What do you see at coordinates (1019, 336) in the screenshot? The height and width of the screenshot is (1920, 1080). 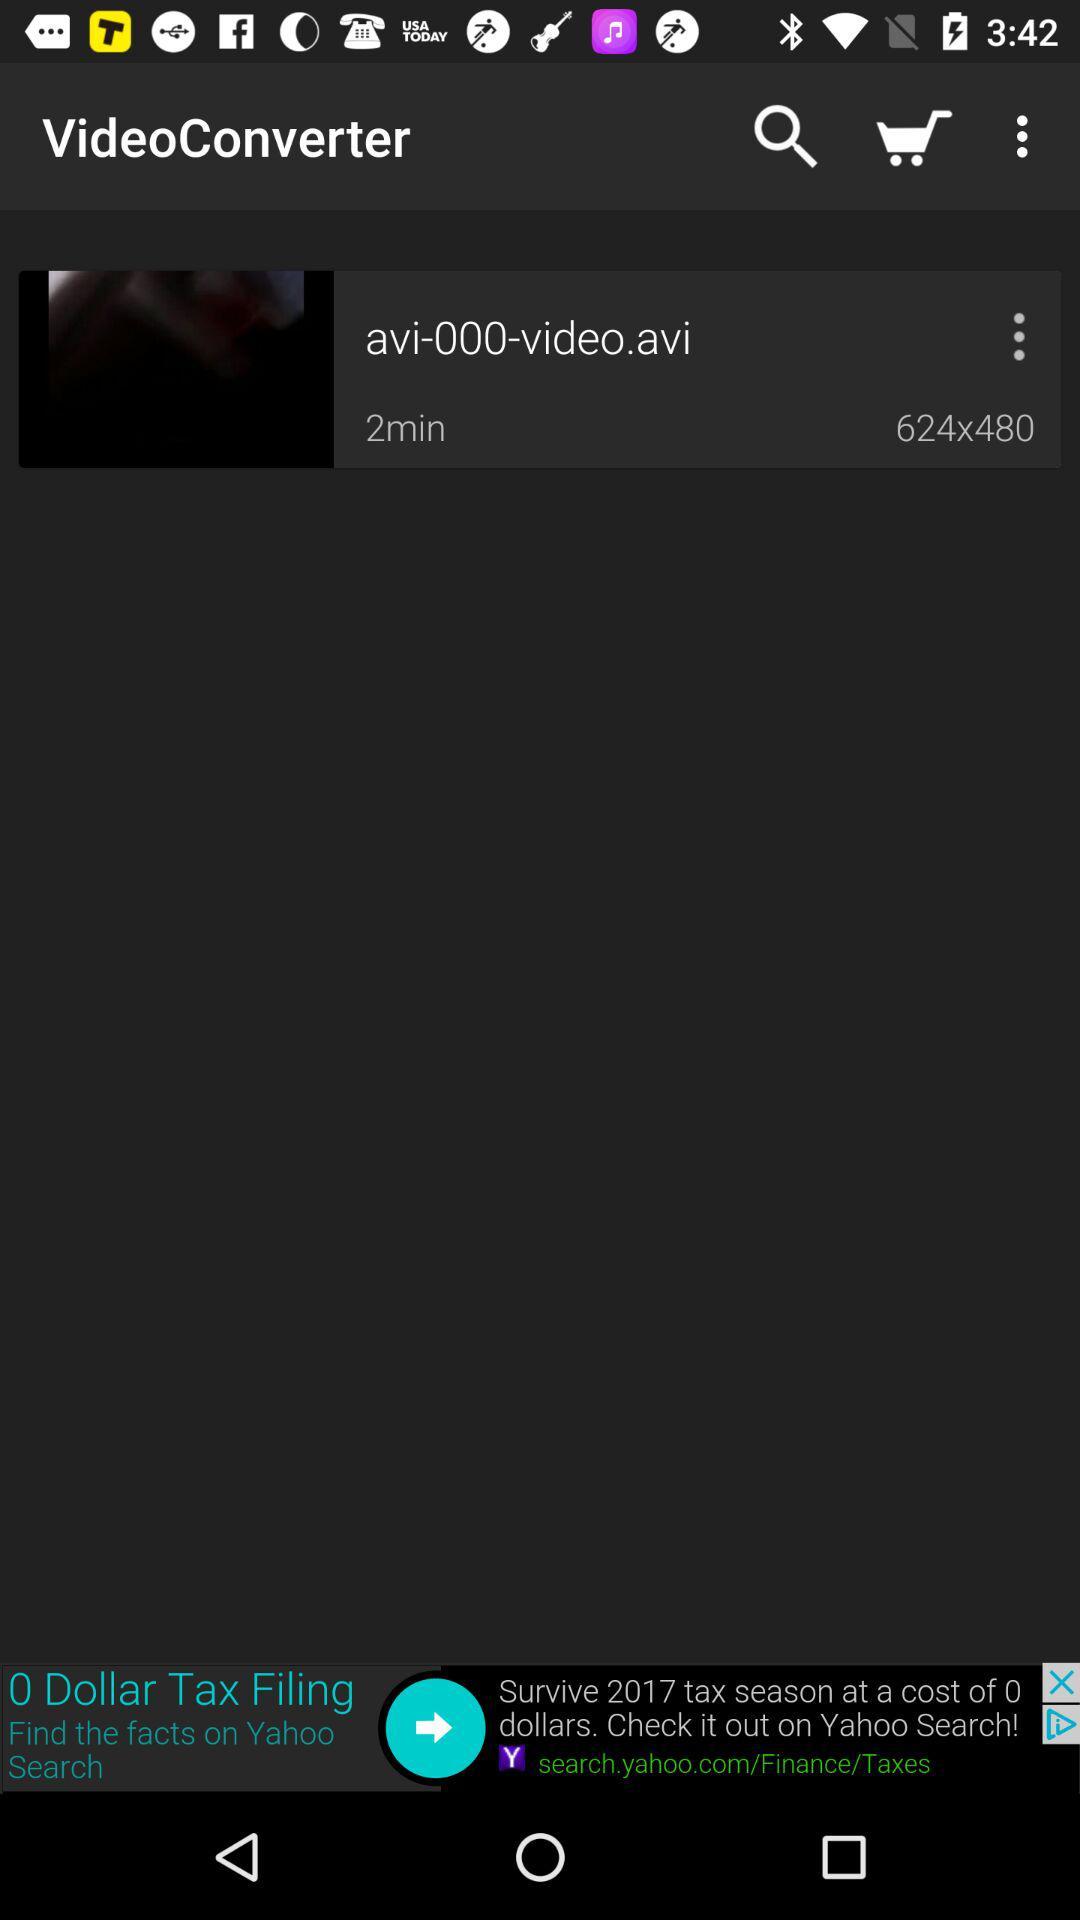 I see `more option` at bounding box center [1019, 336].